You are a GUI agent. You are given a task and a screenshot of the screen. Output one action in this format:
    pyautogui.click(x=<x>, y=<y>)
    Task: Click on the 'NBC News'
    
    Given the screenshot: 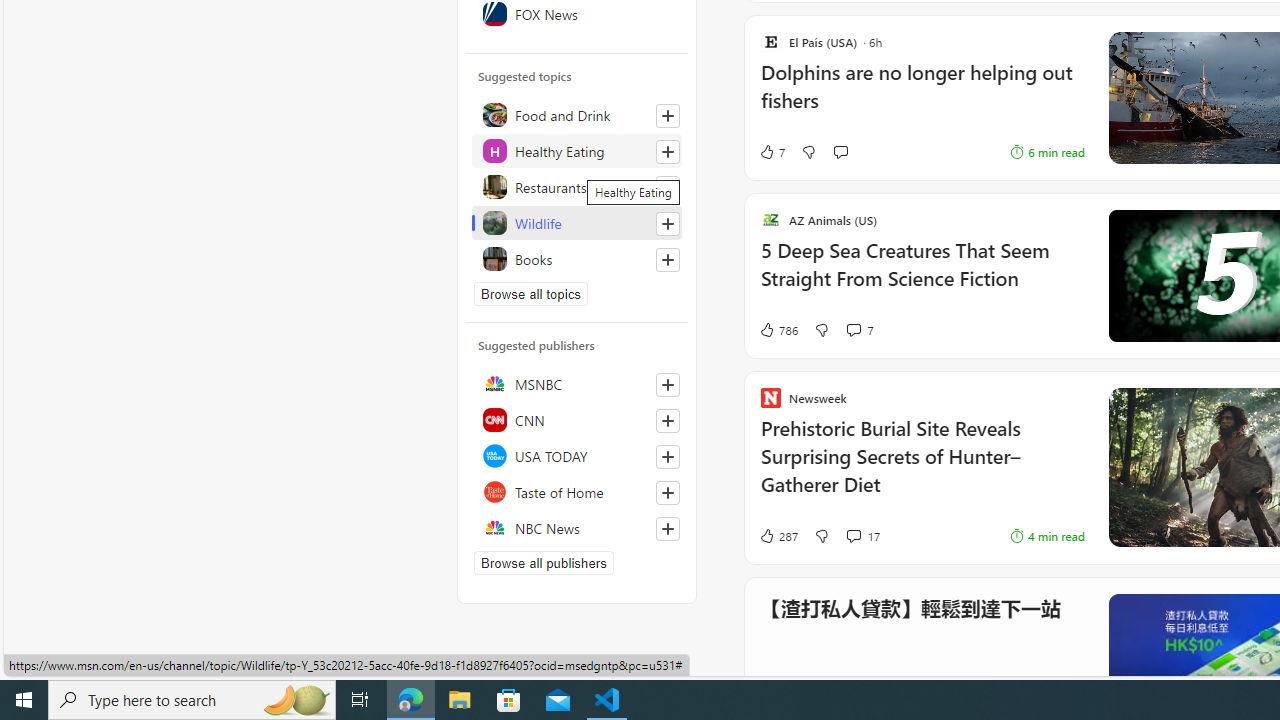 What is the action you would take?
    pyautogui.click(x=576, y=527)
    